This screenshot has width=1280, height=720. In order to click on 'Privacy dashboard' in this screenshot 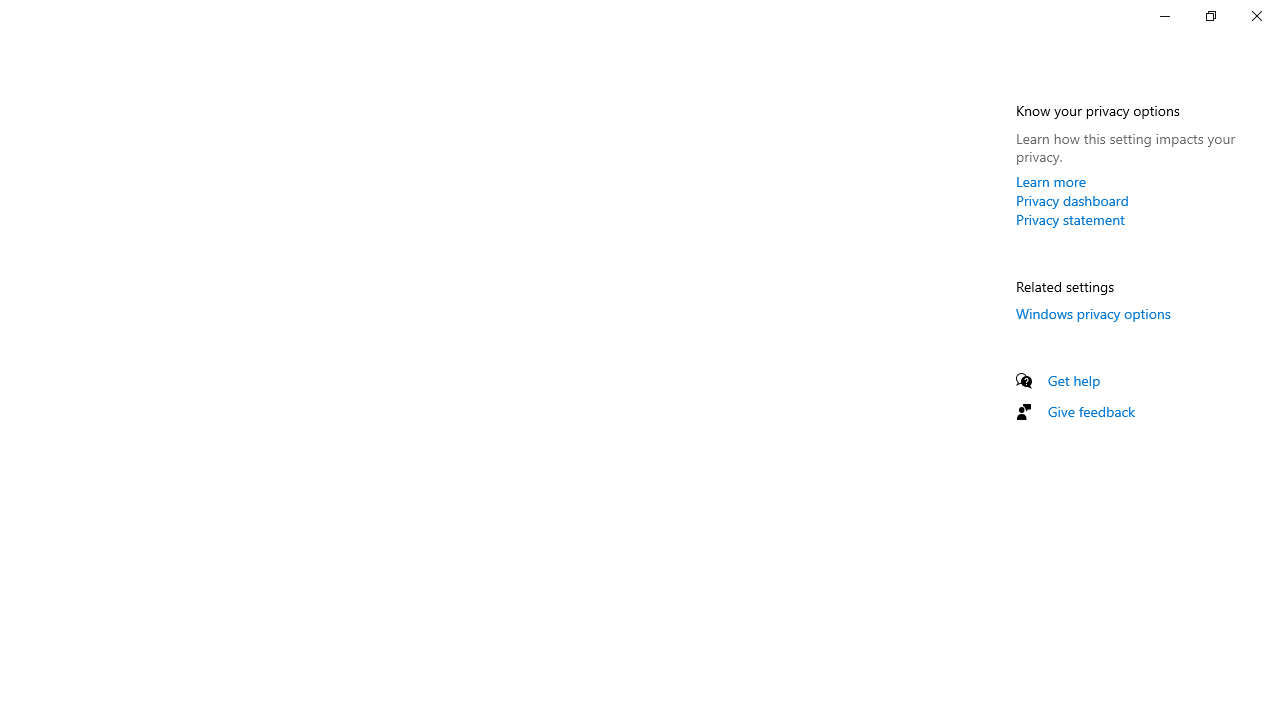, I will do `click(1071, 200)`.